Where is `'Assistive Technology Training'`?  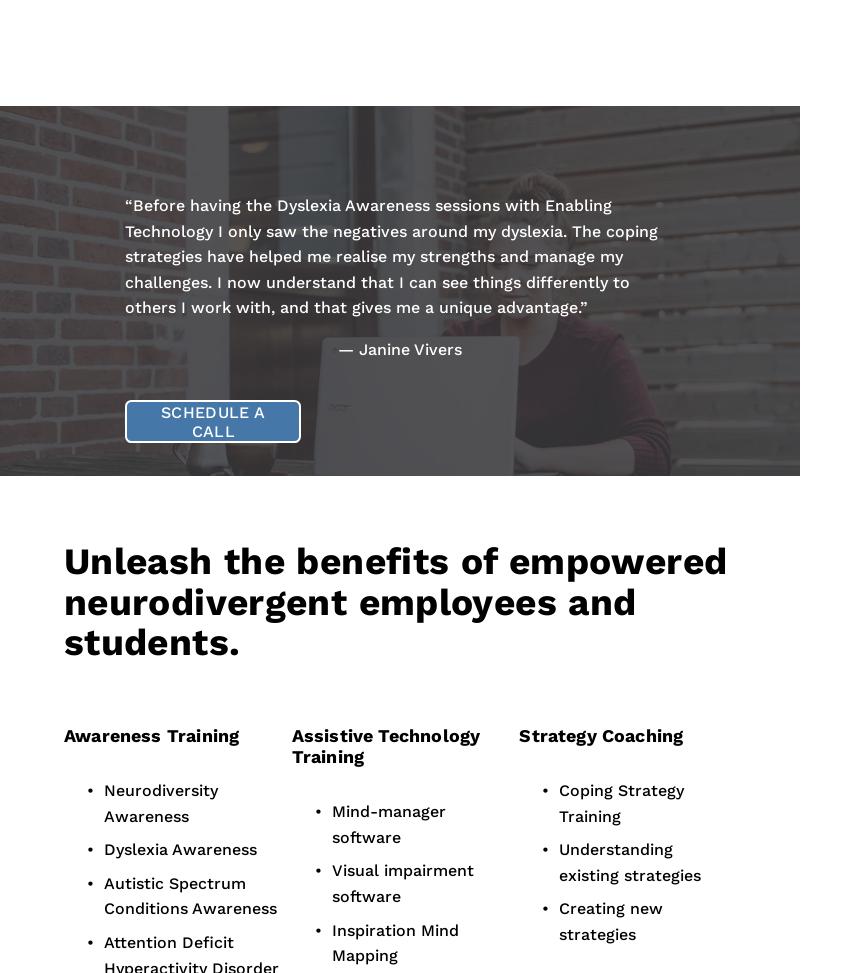
'Assistive Technology Training' is located at coordinates (386, 745).